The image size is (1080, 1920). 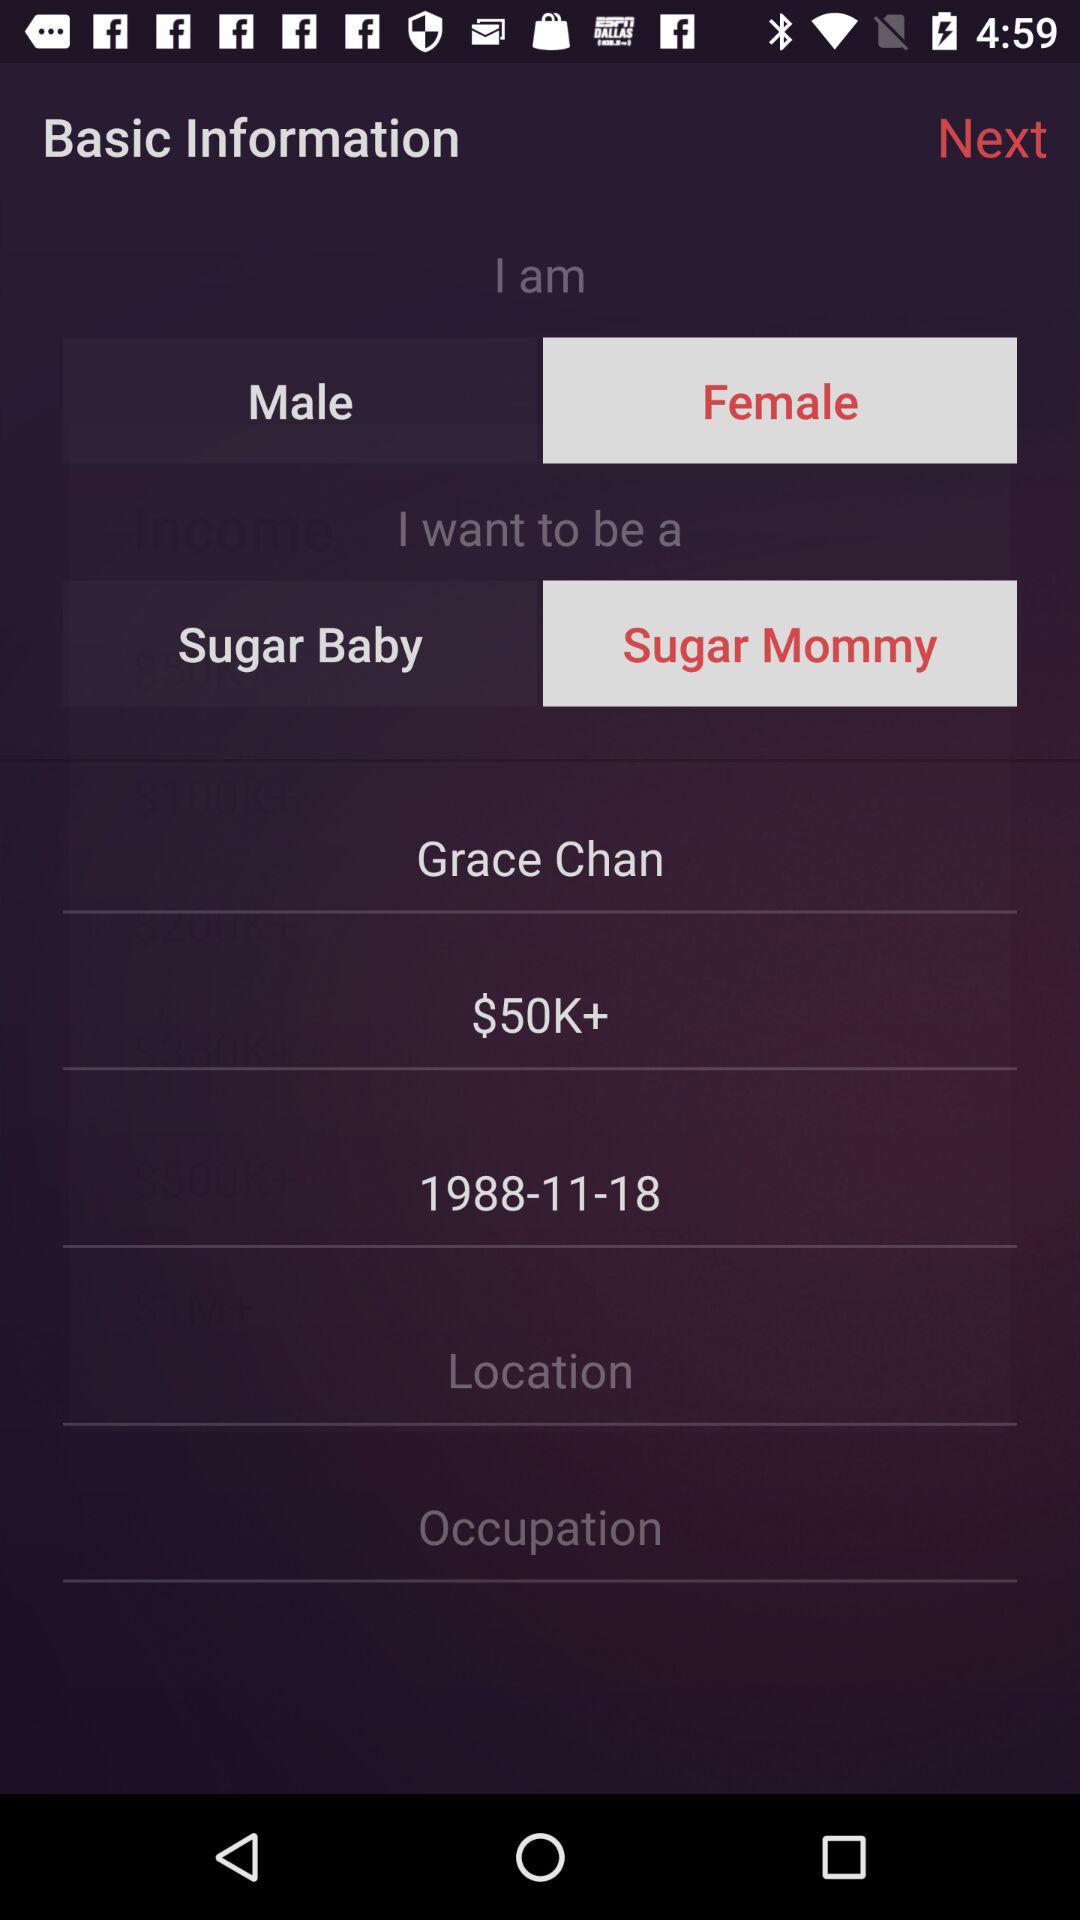 What do you see at coordinates (540, 1505) in the screenshot?
I see `because back devicer` at bounding box center [540, 1505].